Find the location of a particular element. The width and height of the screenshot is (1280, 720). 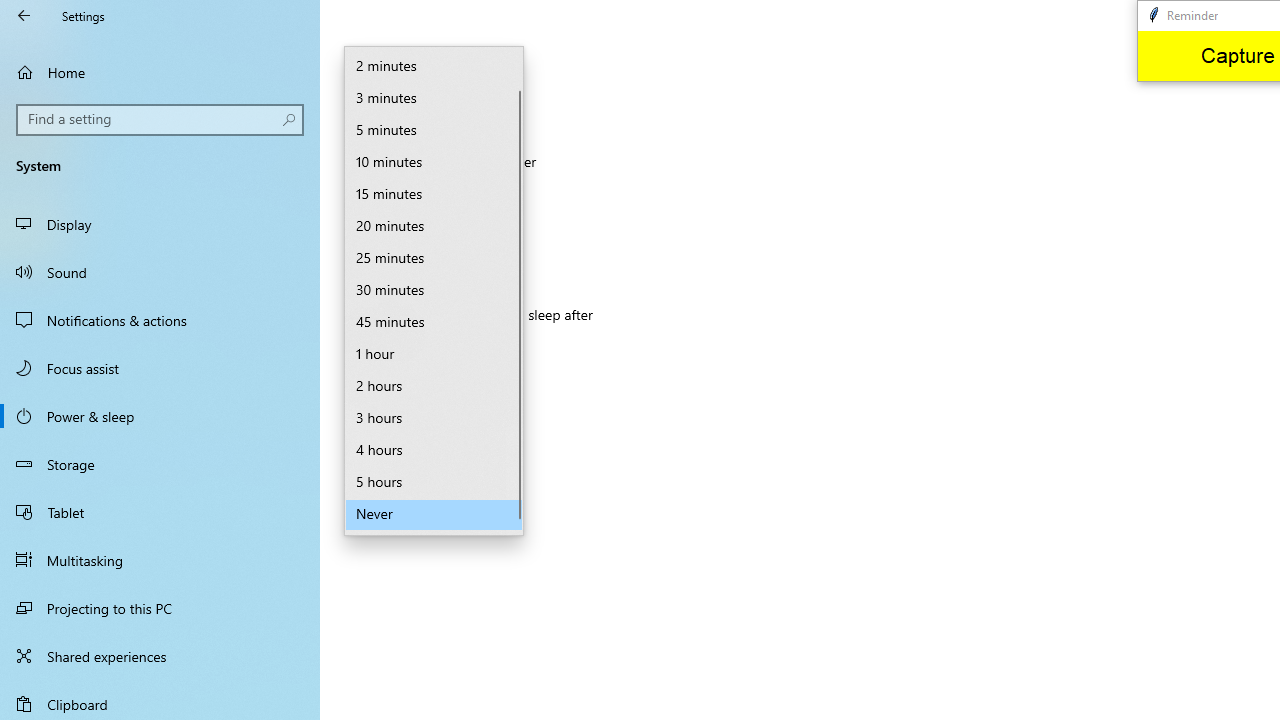

'30 minutes' is located at coordinates (433, 290).